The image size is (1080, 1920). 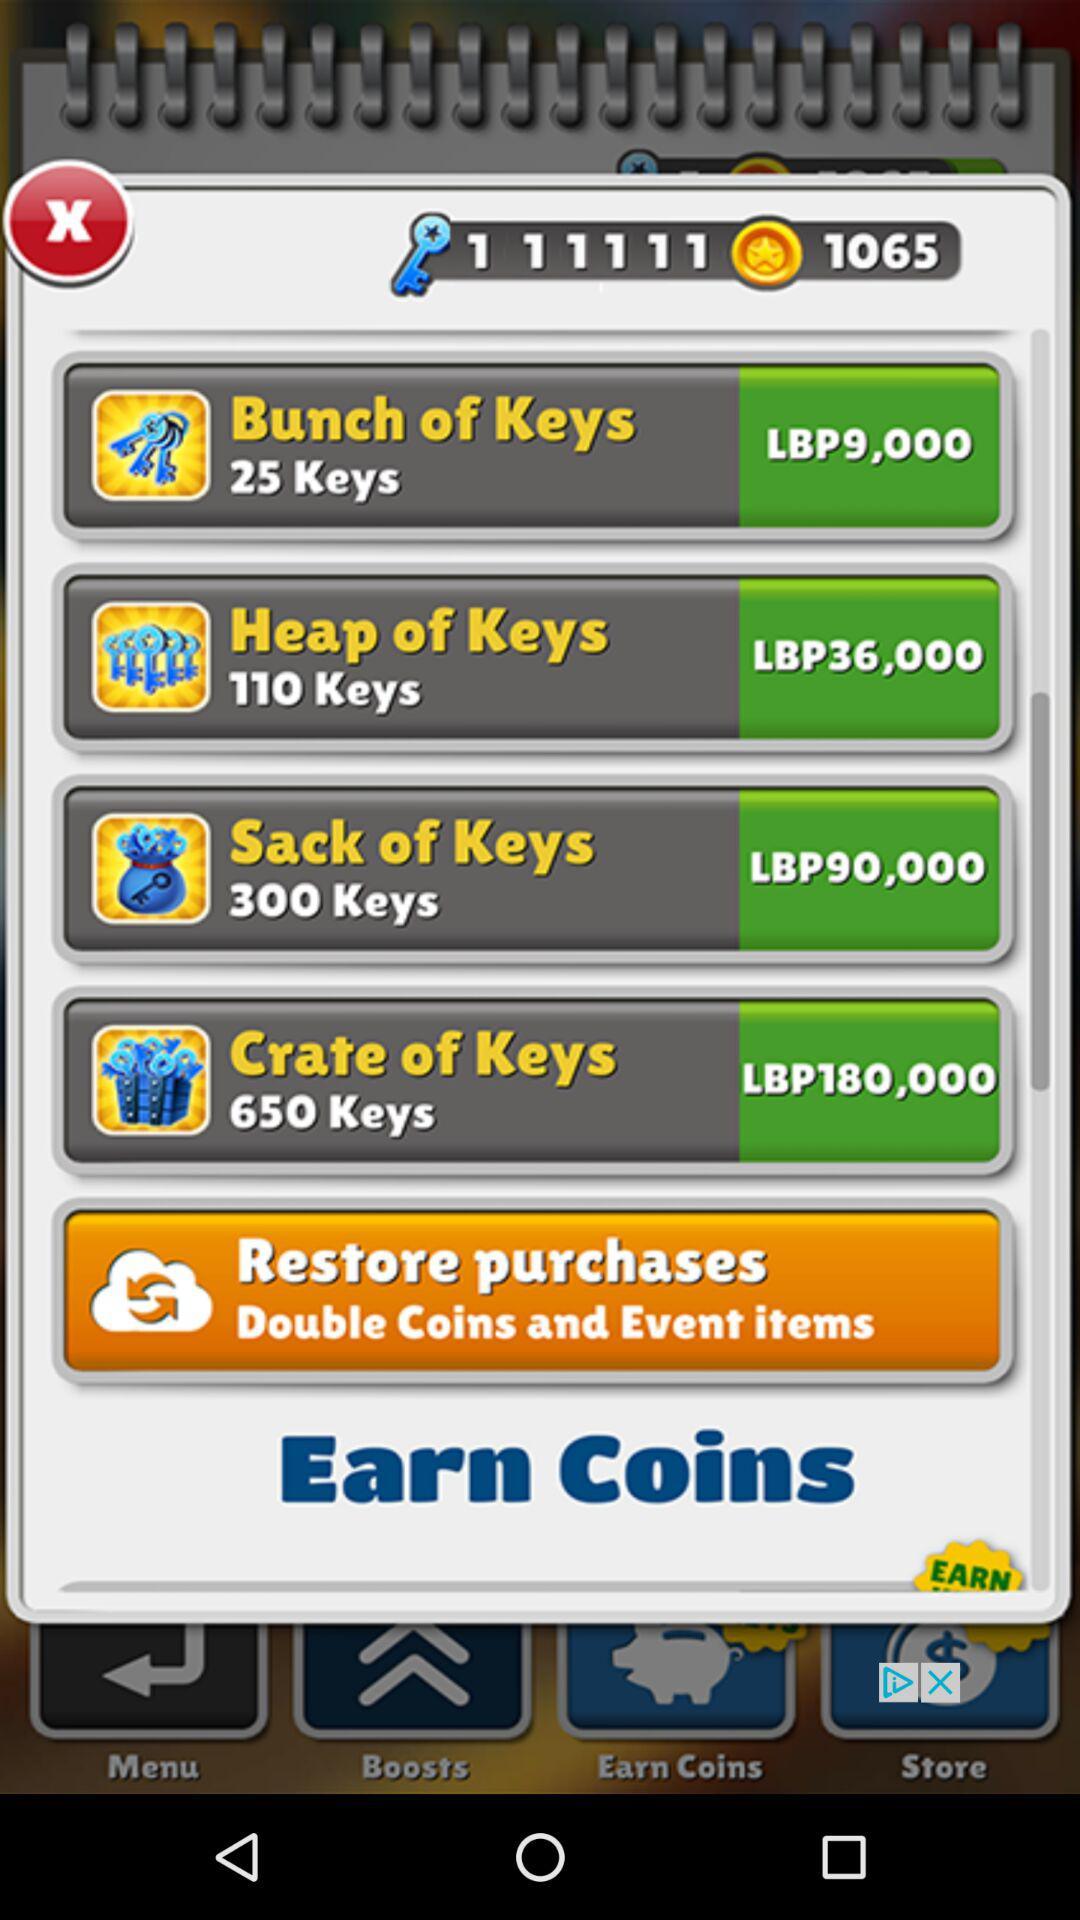 I want to click on purchase, so click(x=868, y=653).